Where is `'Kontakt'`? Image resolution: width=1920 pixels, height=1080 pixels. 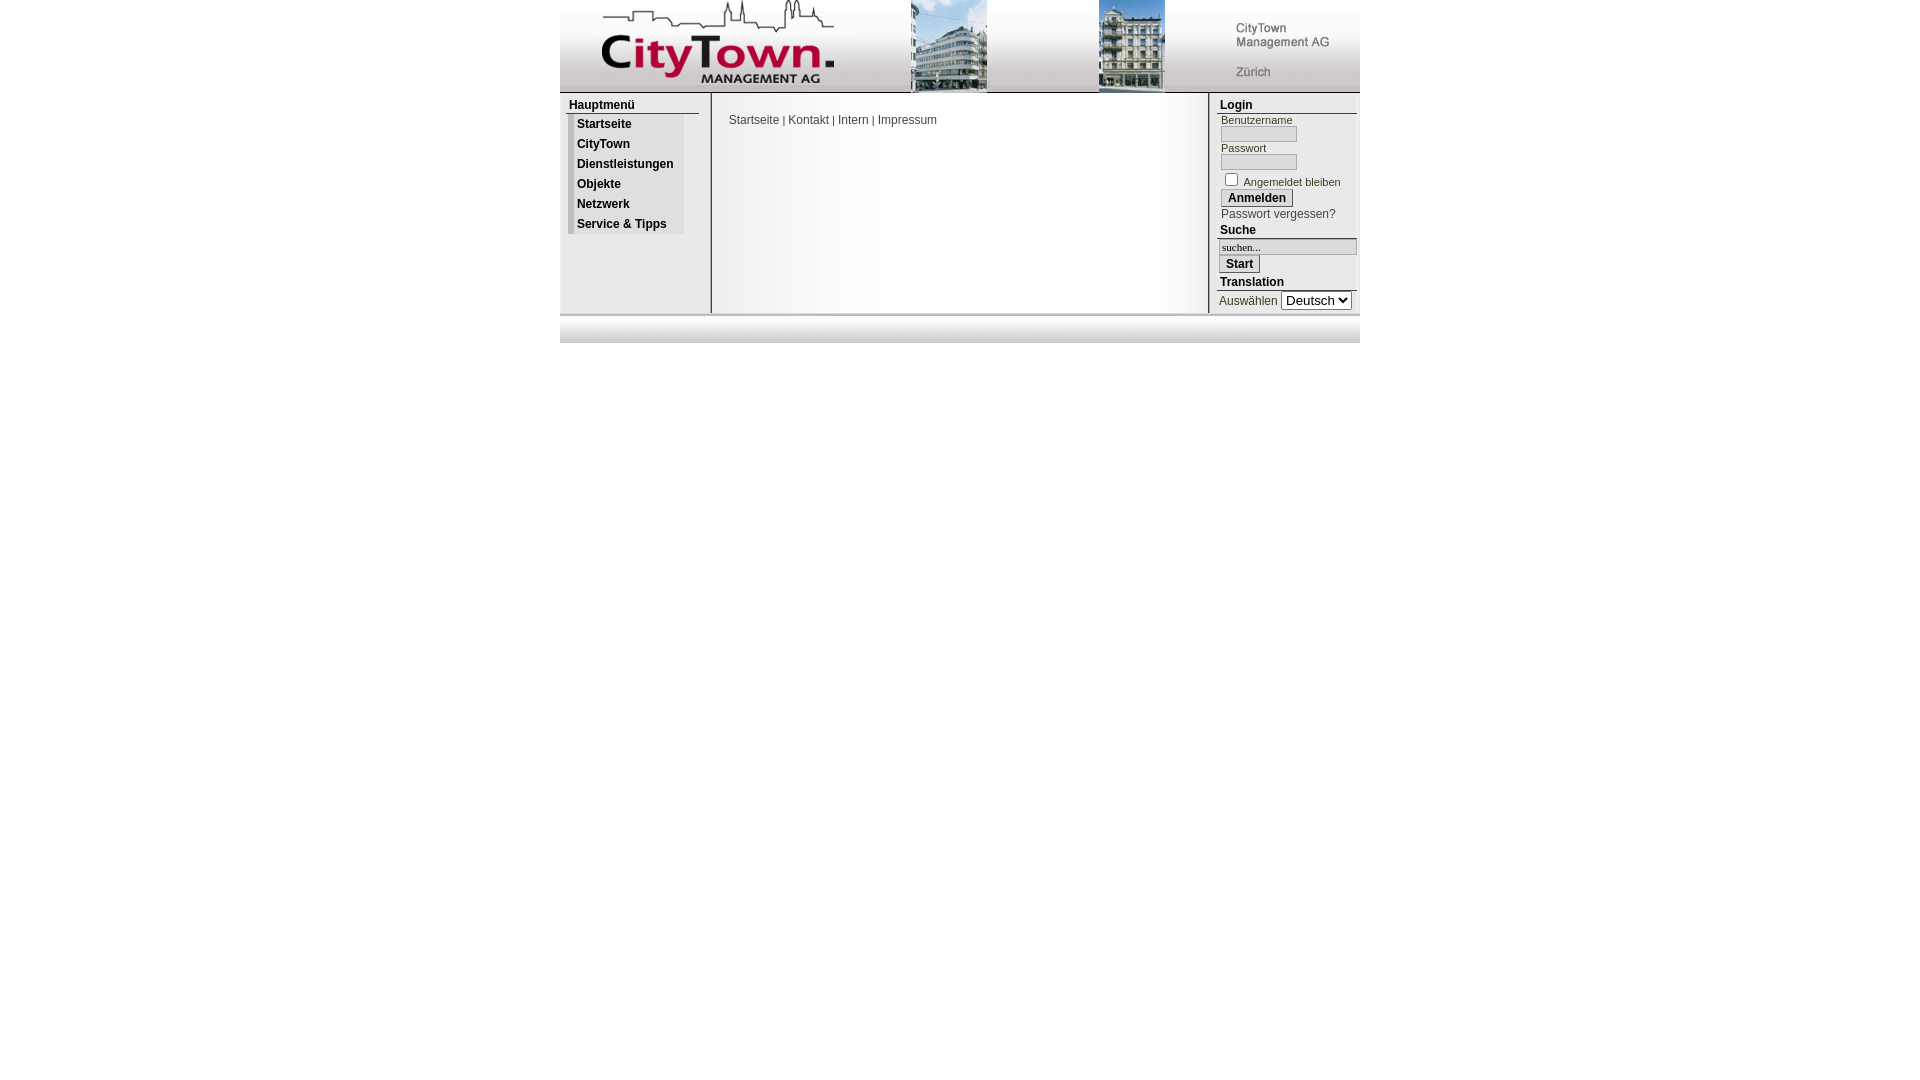 'Kontakt' is located at coordinates (808, 119).